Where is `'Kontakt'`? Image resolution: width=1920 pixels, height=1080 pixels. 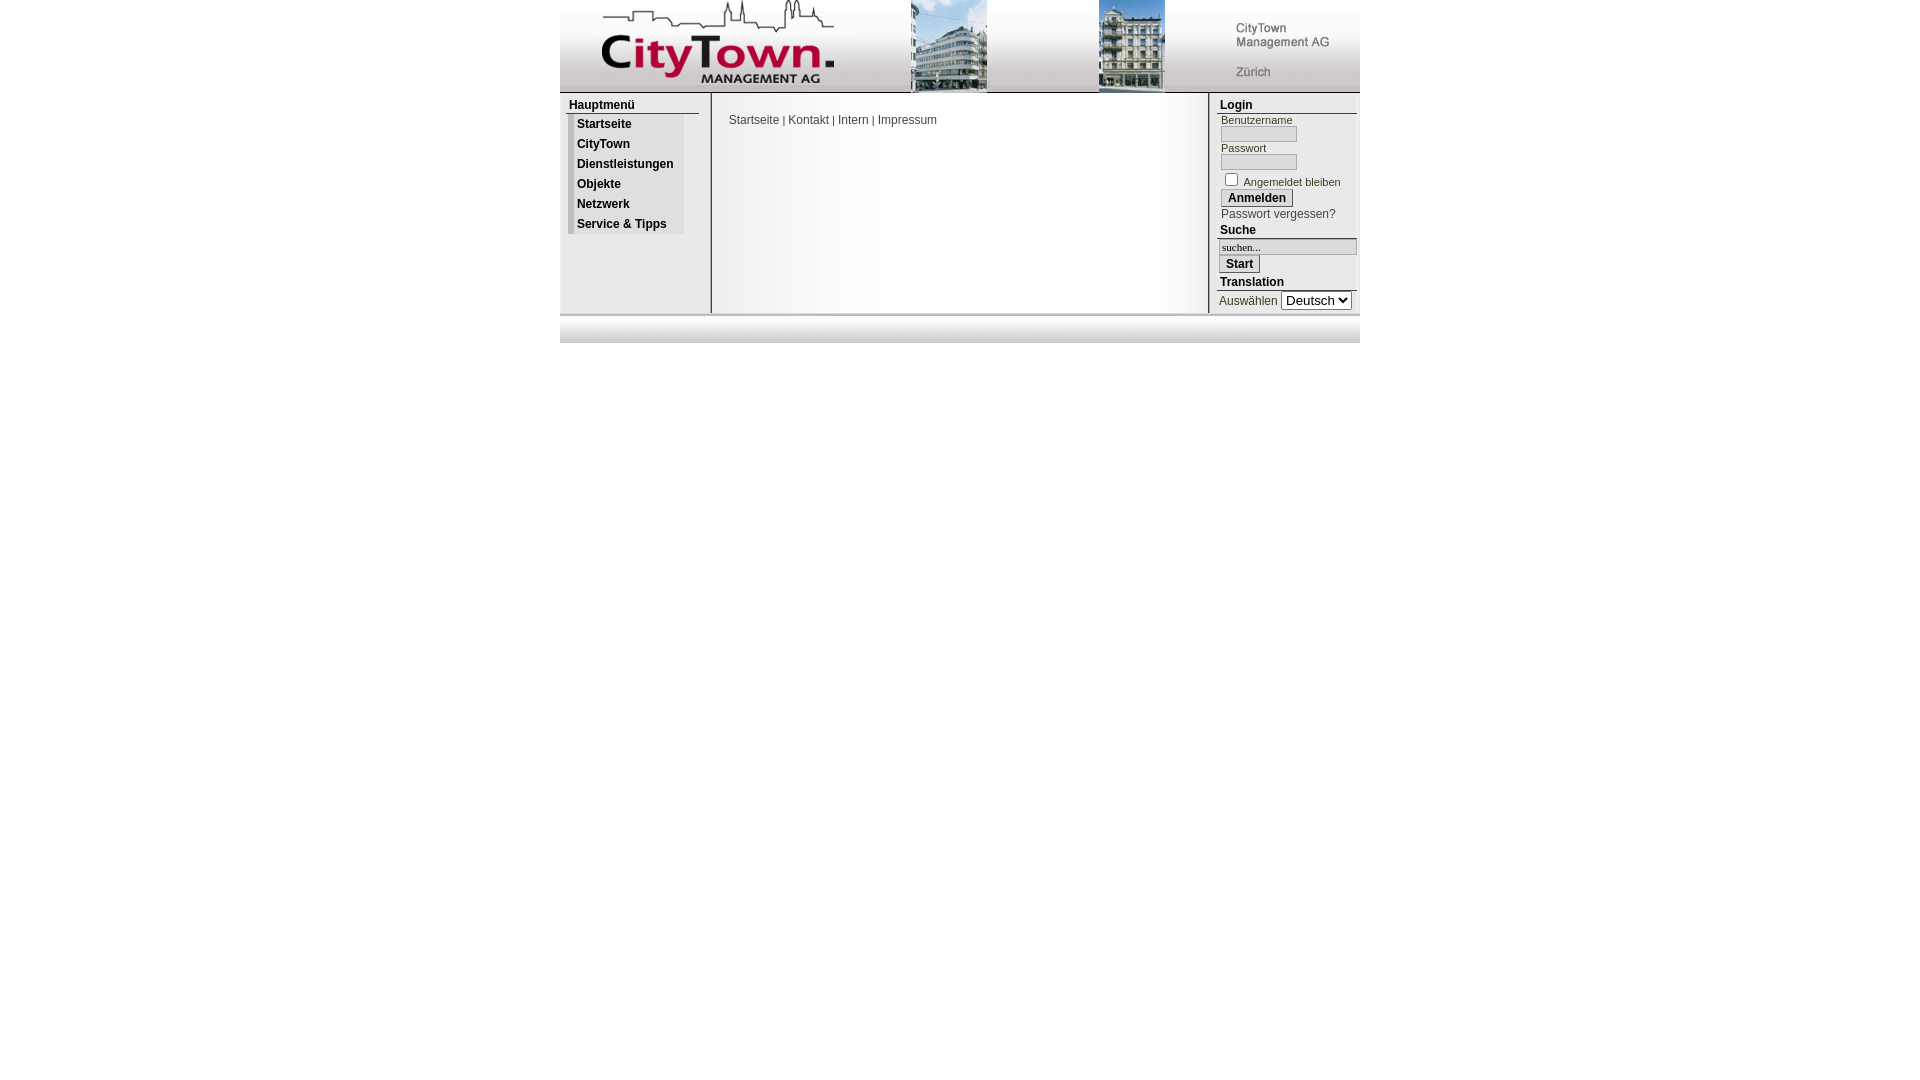 'Kontakt' is located at coordinates (808, 119).